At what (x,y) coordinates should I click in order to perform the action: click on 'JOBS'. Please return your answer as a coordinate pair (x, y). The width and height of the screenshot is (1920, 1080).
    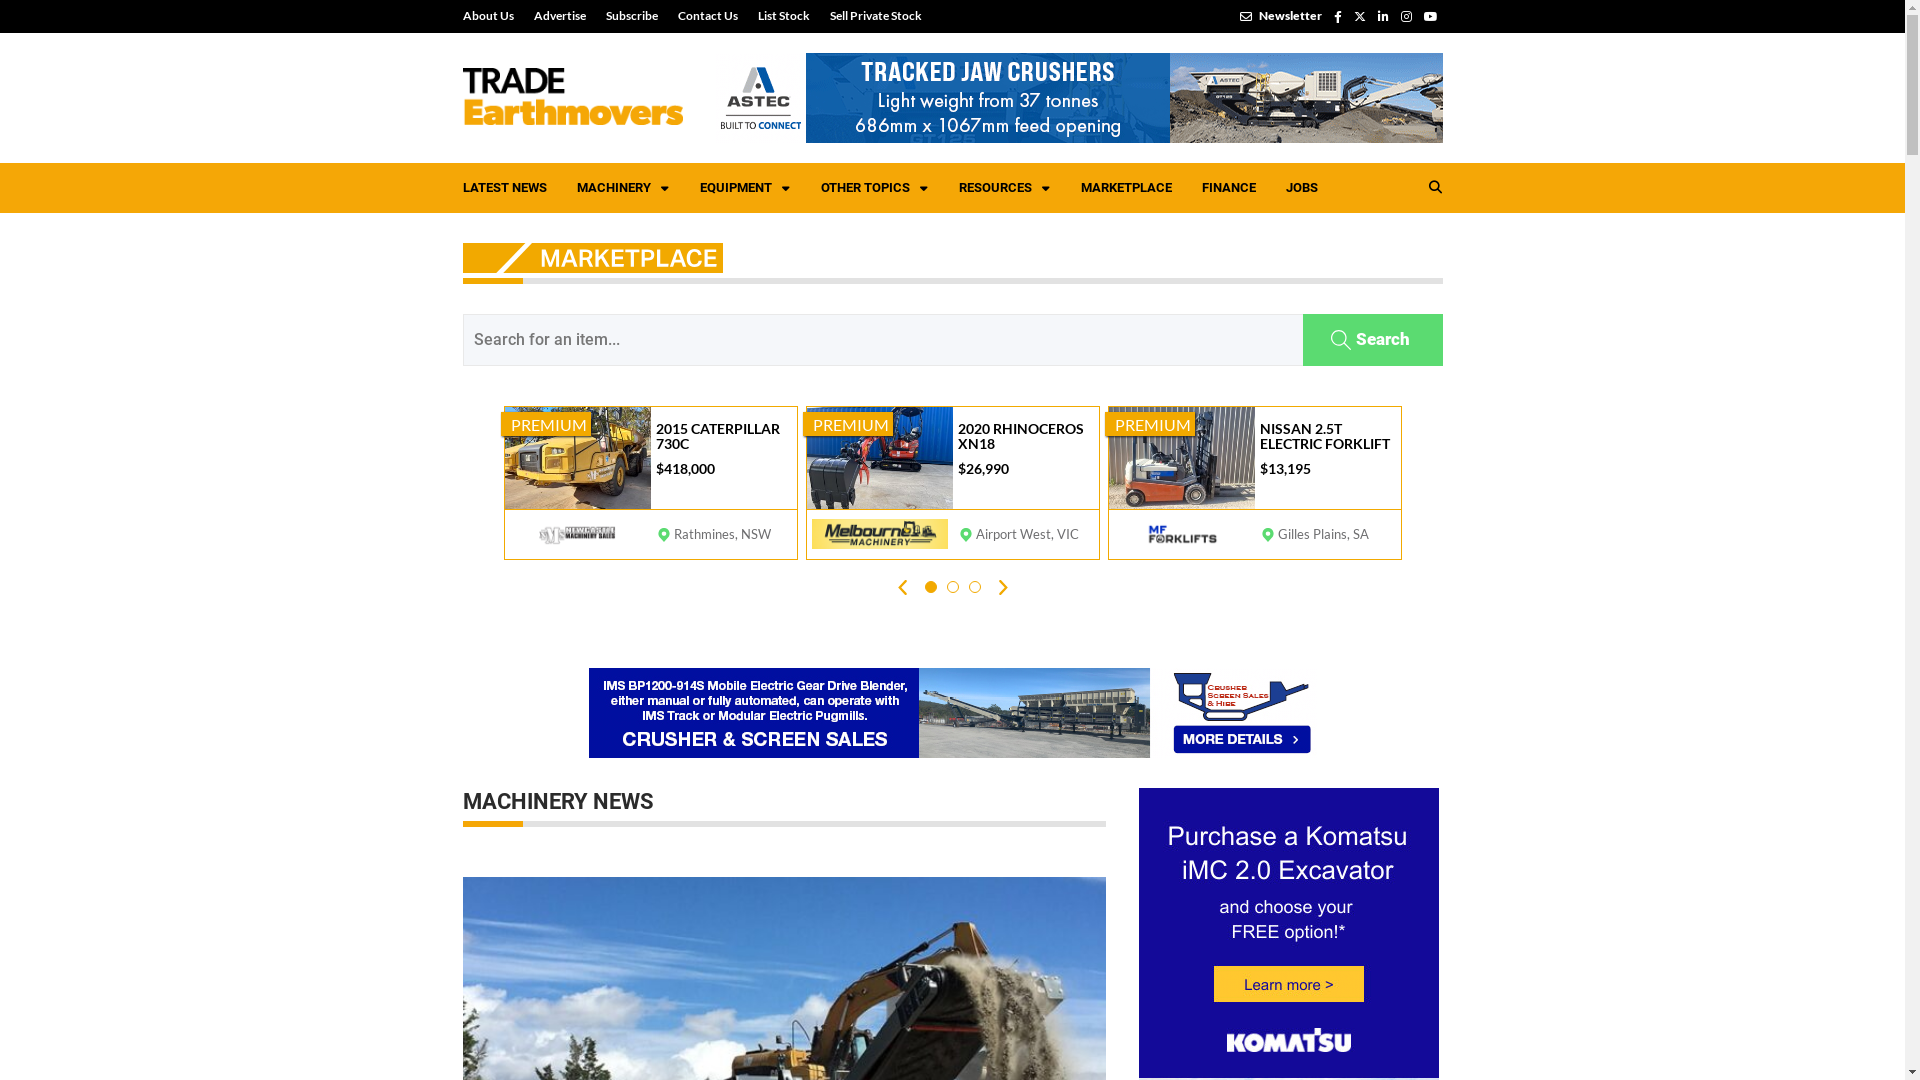
    Looking at the image, I should click on (1300, 188).